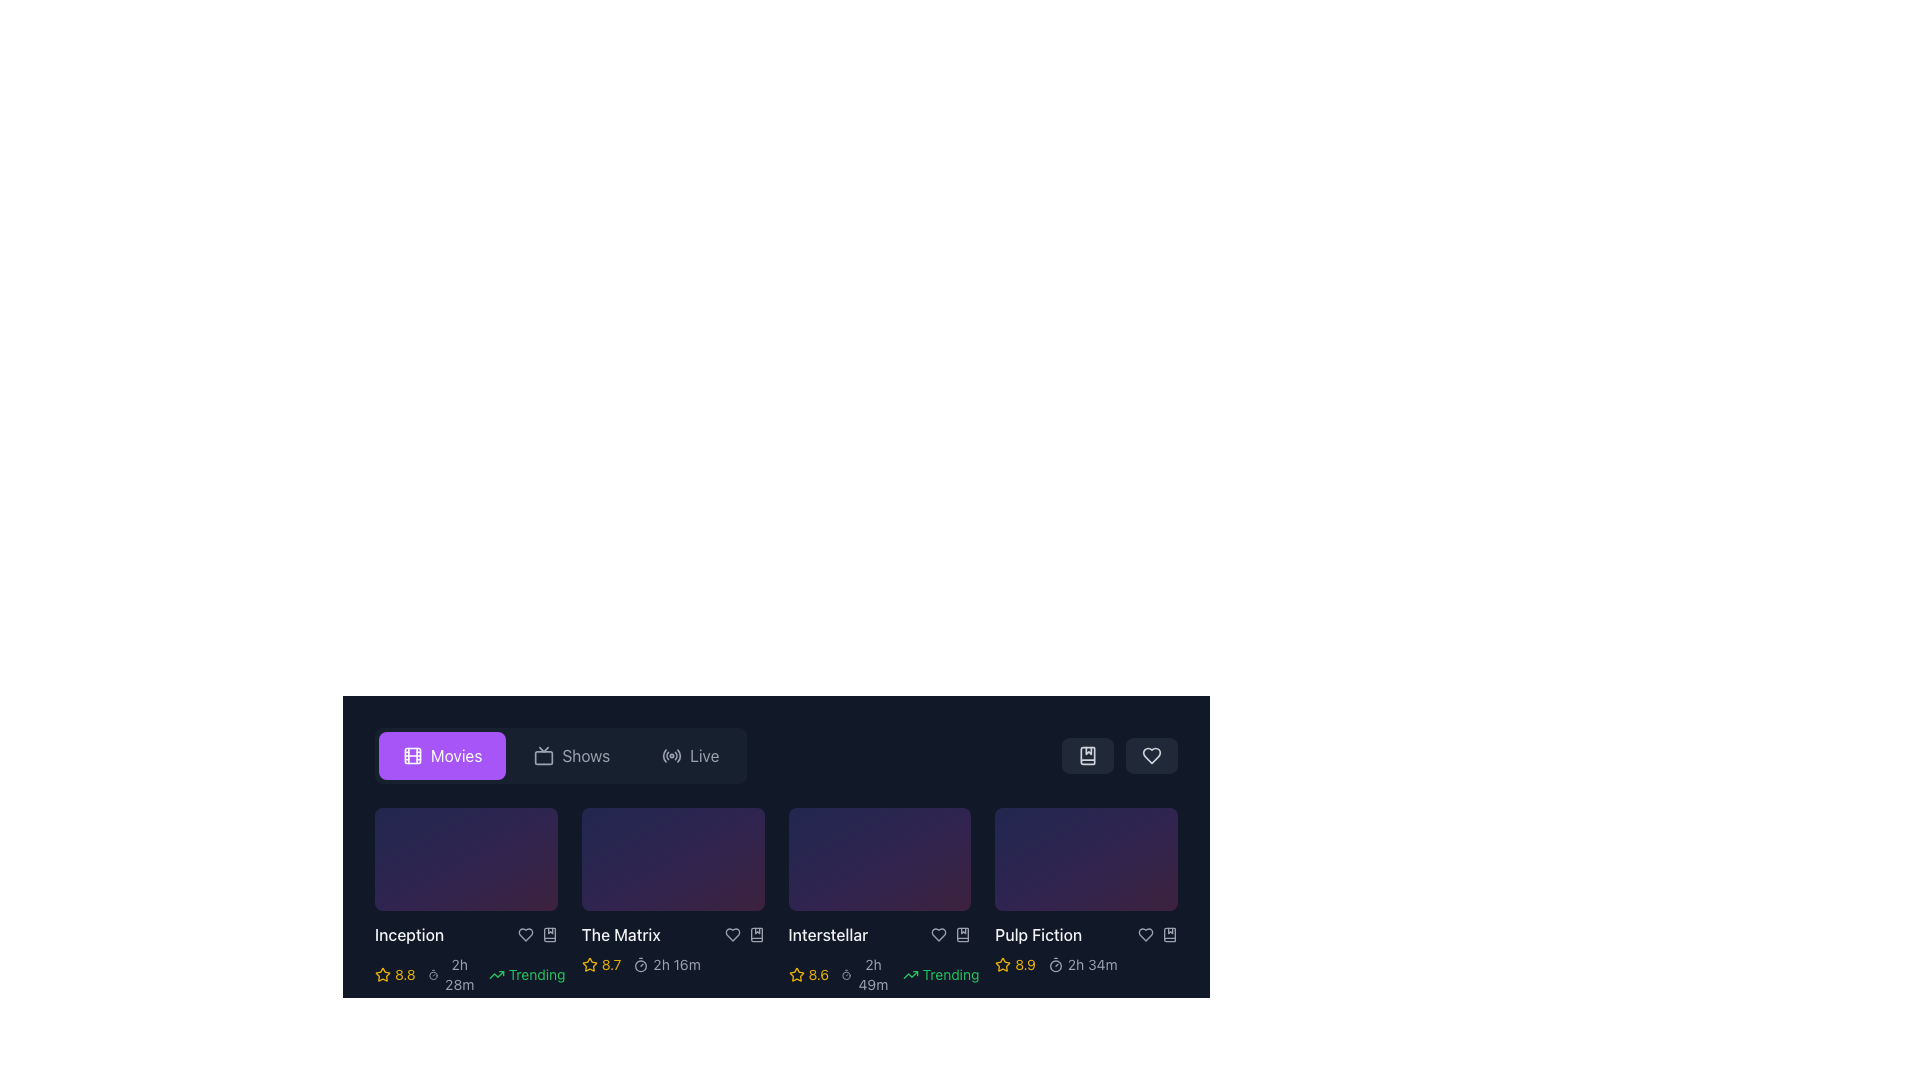 The width and height of the screenshot is (1920, 1080). Describe the element at coordinates (879, 973) in the screenshot. I see `the information display cluster for the 'Interstellar' movie, which shows a numerical rating in yellow, time duration in gray, and trending status in green, located directly beneath the movie title` at that location.